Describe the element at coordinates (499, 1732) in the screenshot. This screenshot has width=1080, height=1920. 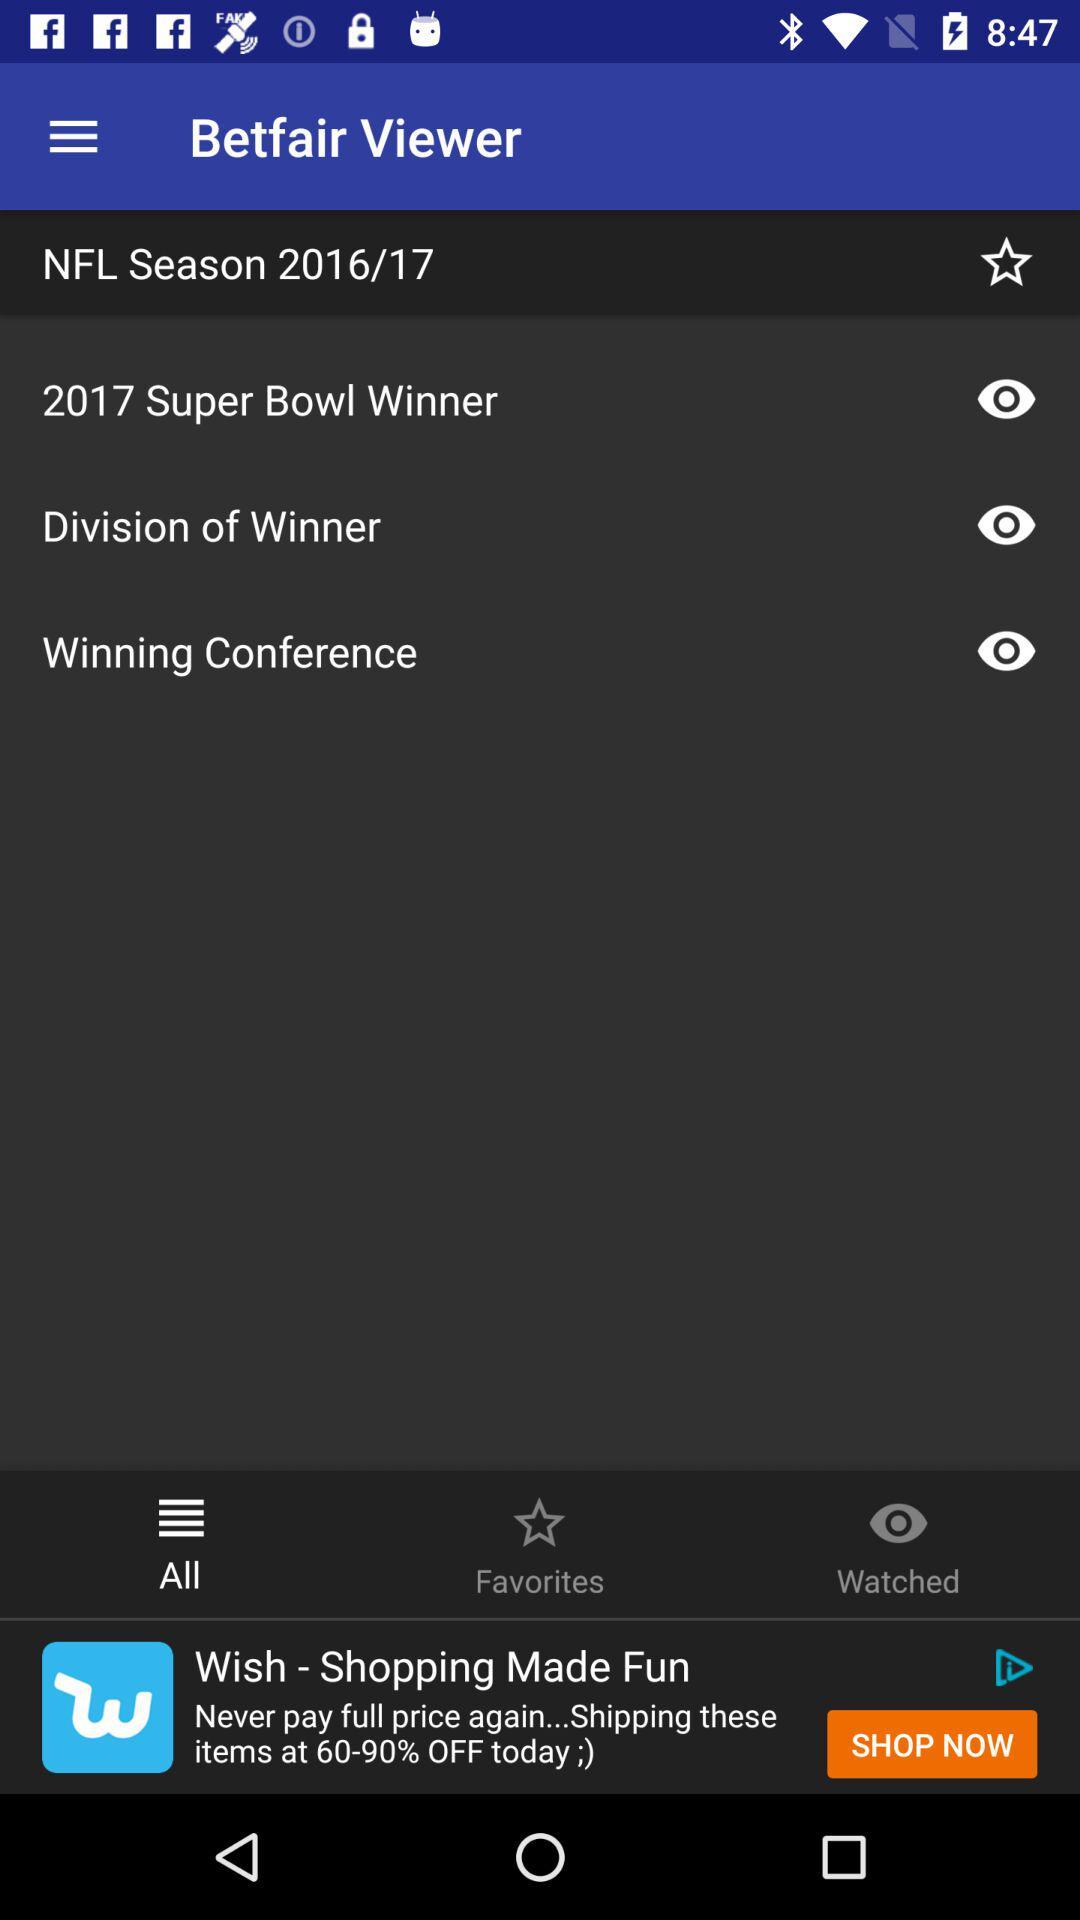
I see `the item next to the shop now icon` at that location.